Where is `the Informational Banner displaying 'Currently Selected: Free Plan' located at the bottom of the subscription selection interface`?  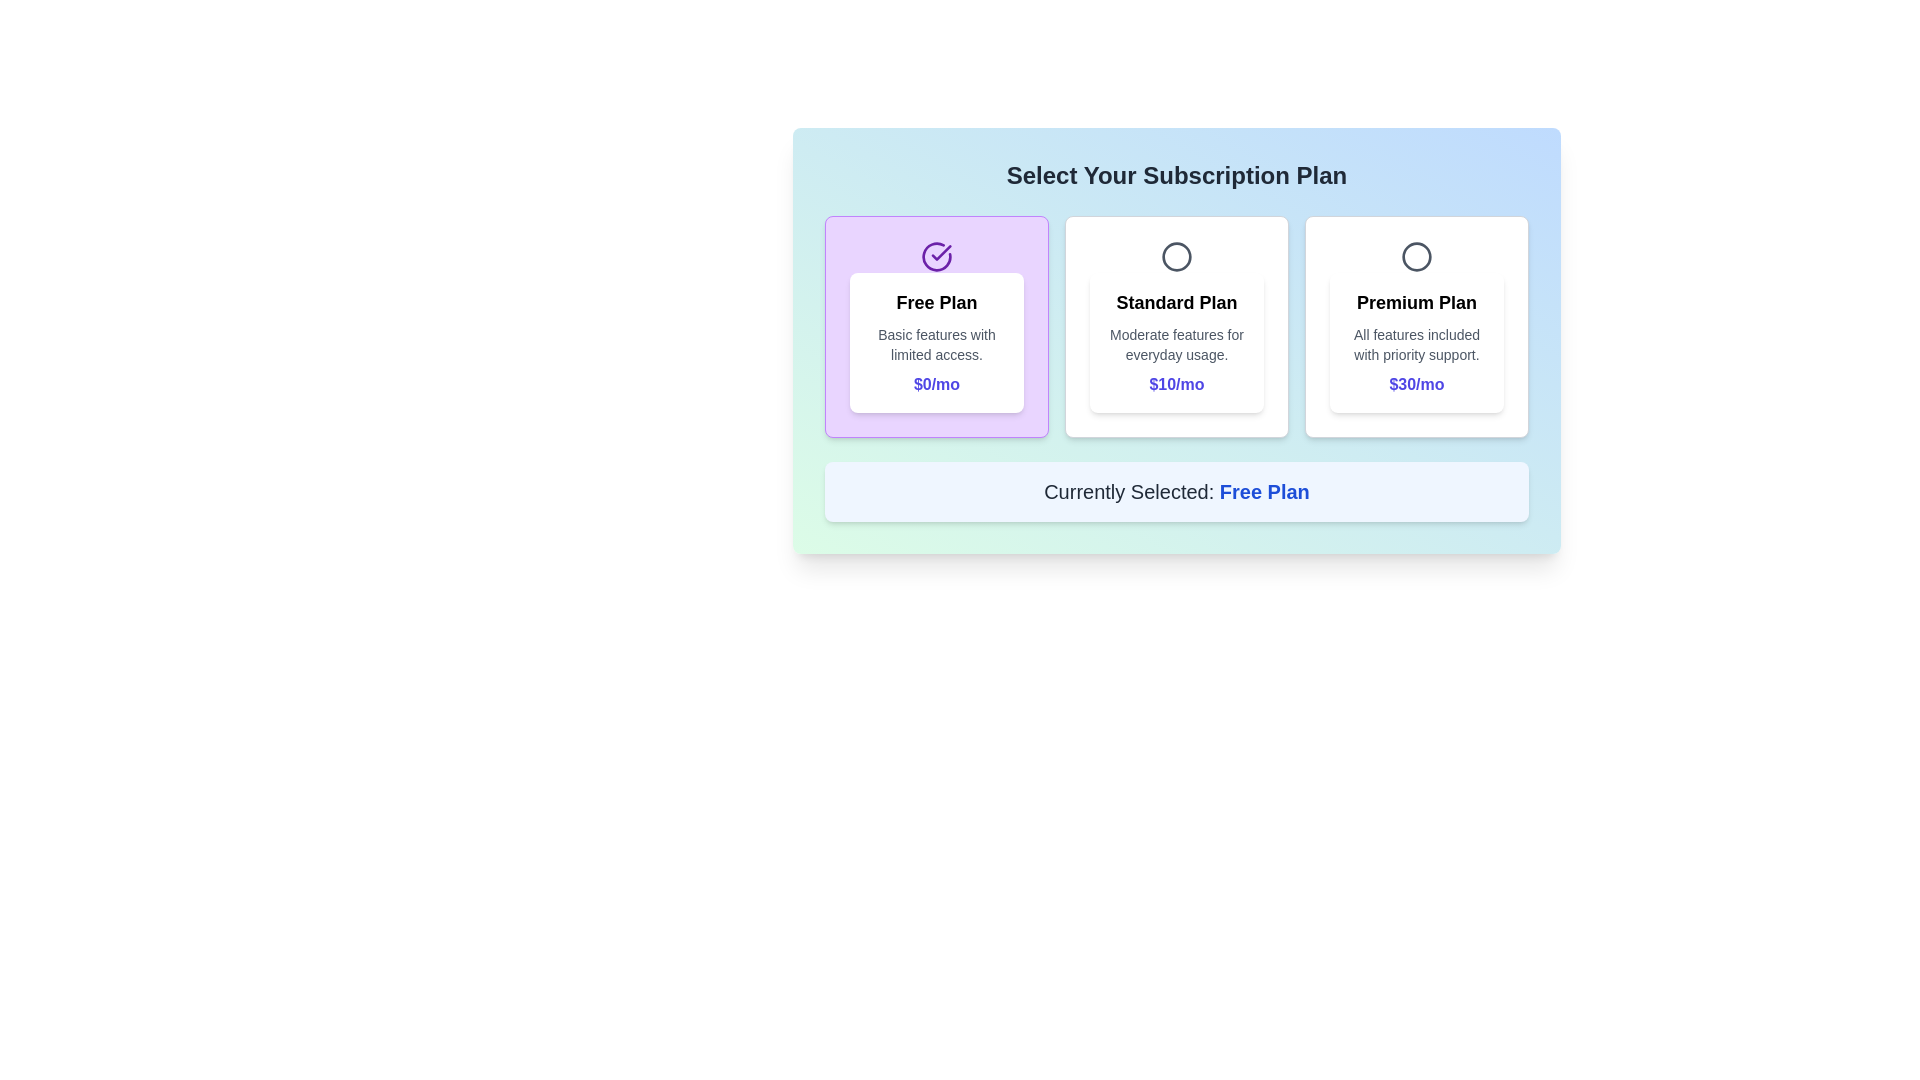 the Informational Banner displaying 'Currently Selected: Free Plan' located at the bottom of the subscription selection interface is located at coordinates (1176, 492).